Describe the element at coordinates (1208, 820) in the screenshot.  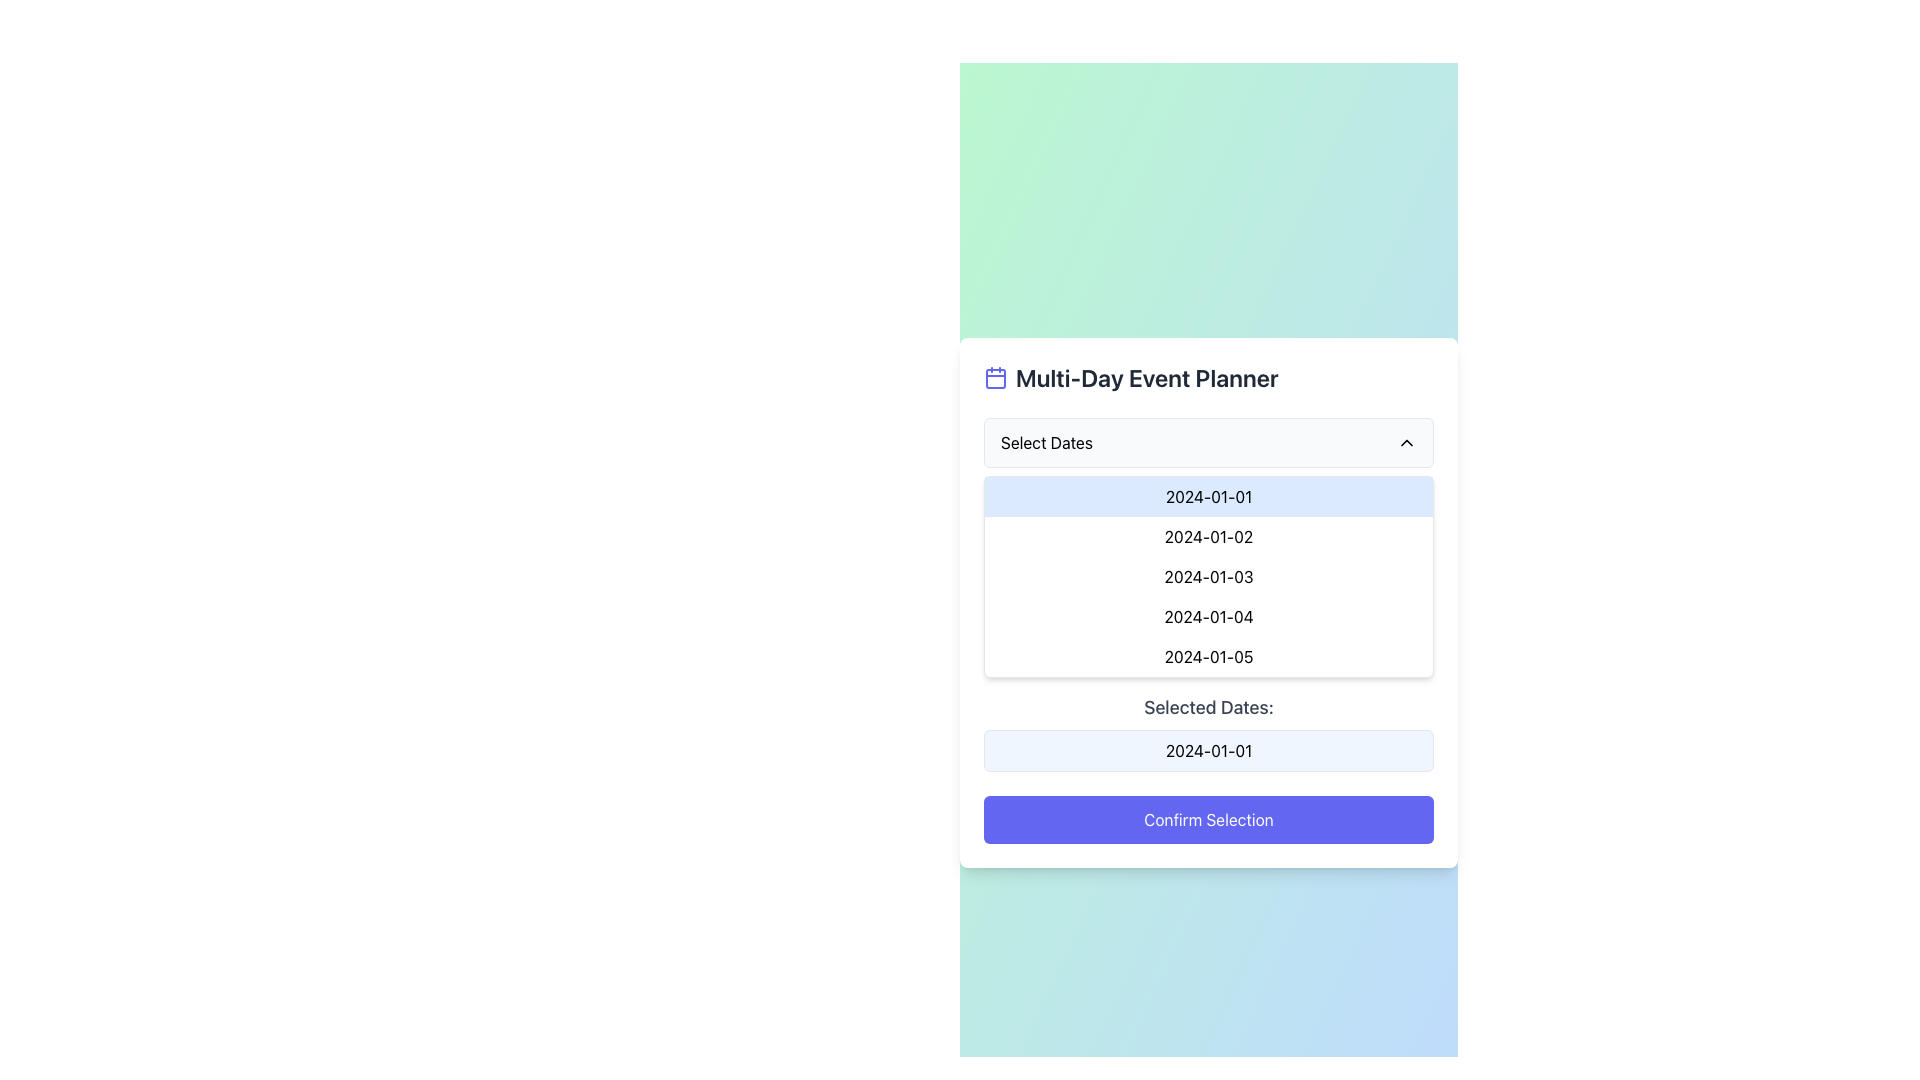
I see `the confirm button located at the bottom of the 'Multi-Day Event Planner' card to finalize the selected dates` at that location.